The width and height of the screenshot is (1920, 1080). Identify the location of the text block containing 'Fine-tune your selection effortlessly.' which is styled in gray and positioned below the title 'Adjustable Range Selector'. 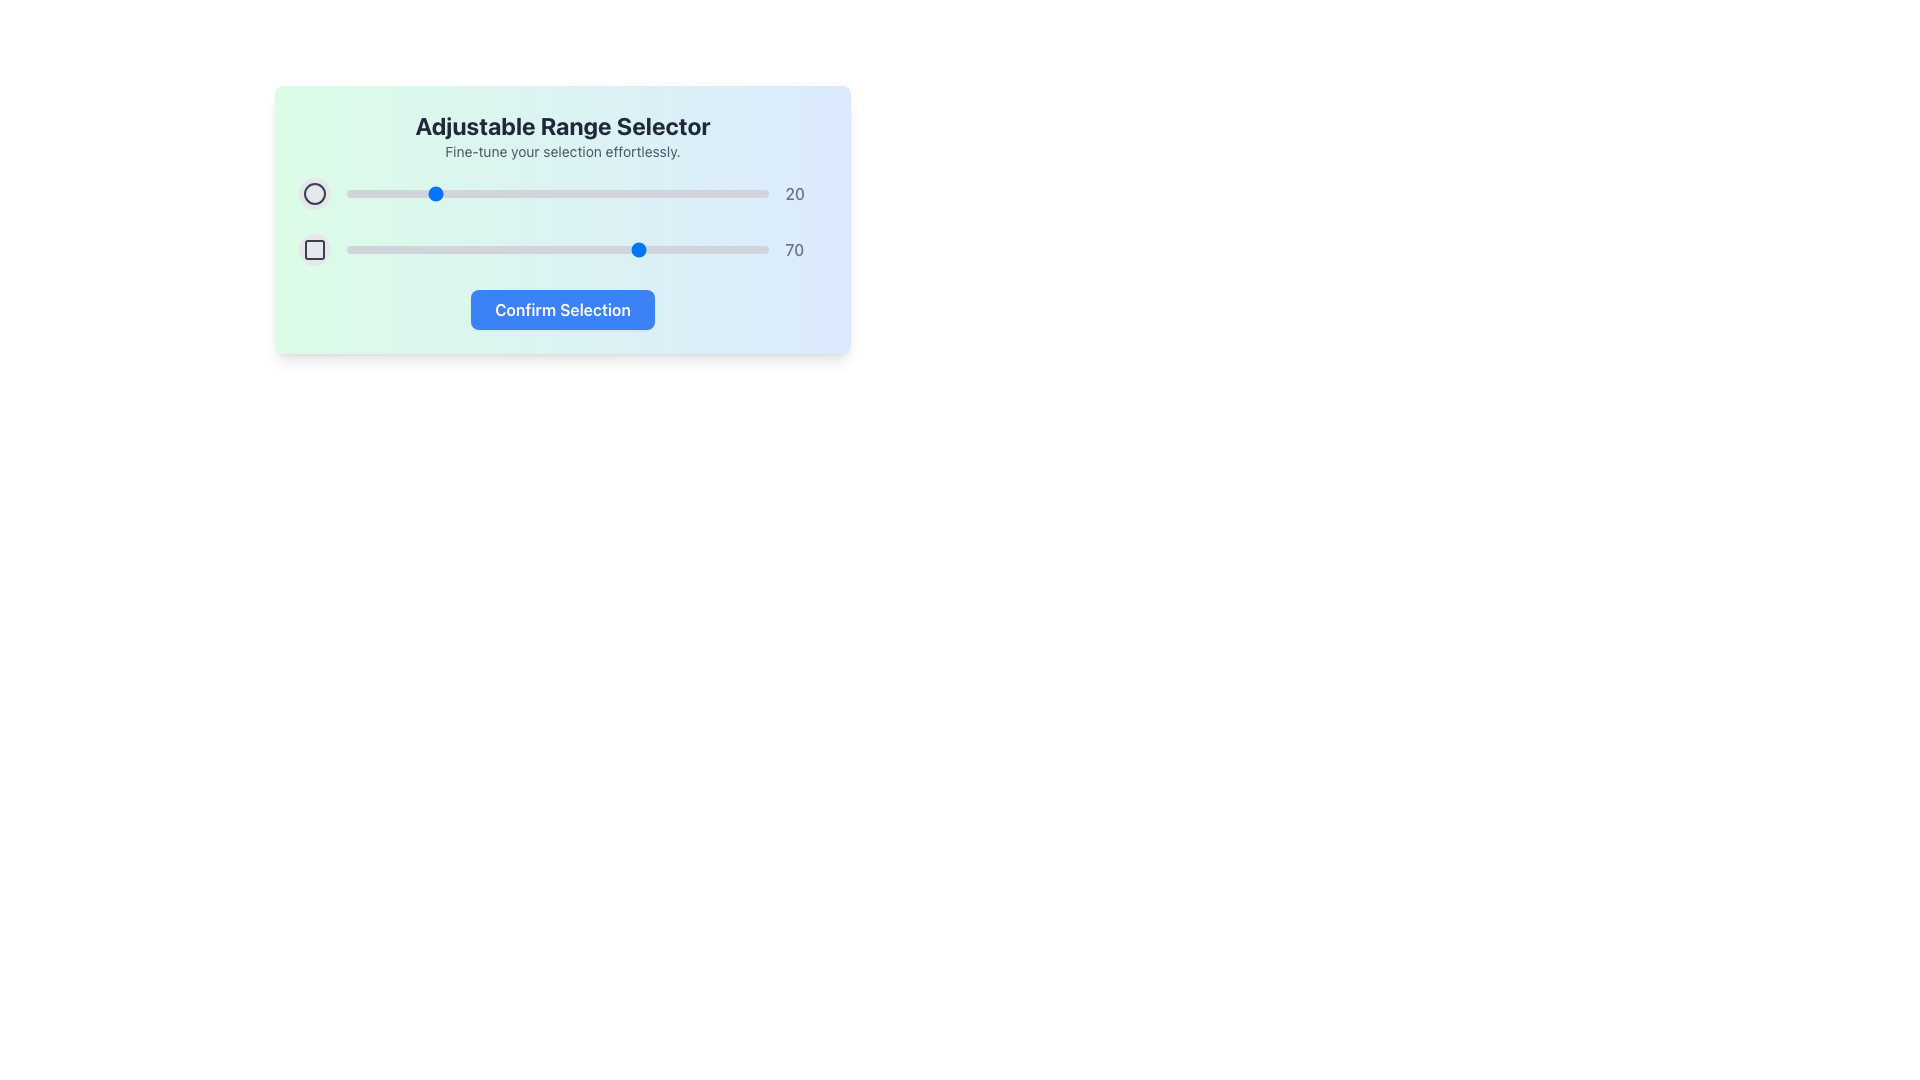
(561, 150).